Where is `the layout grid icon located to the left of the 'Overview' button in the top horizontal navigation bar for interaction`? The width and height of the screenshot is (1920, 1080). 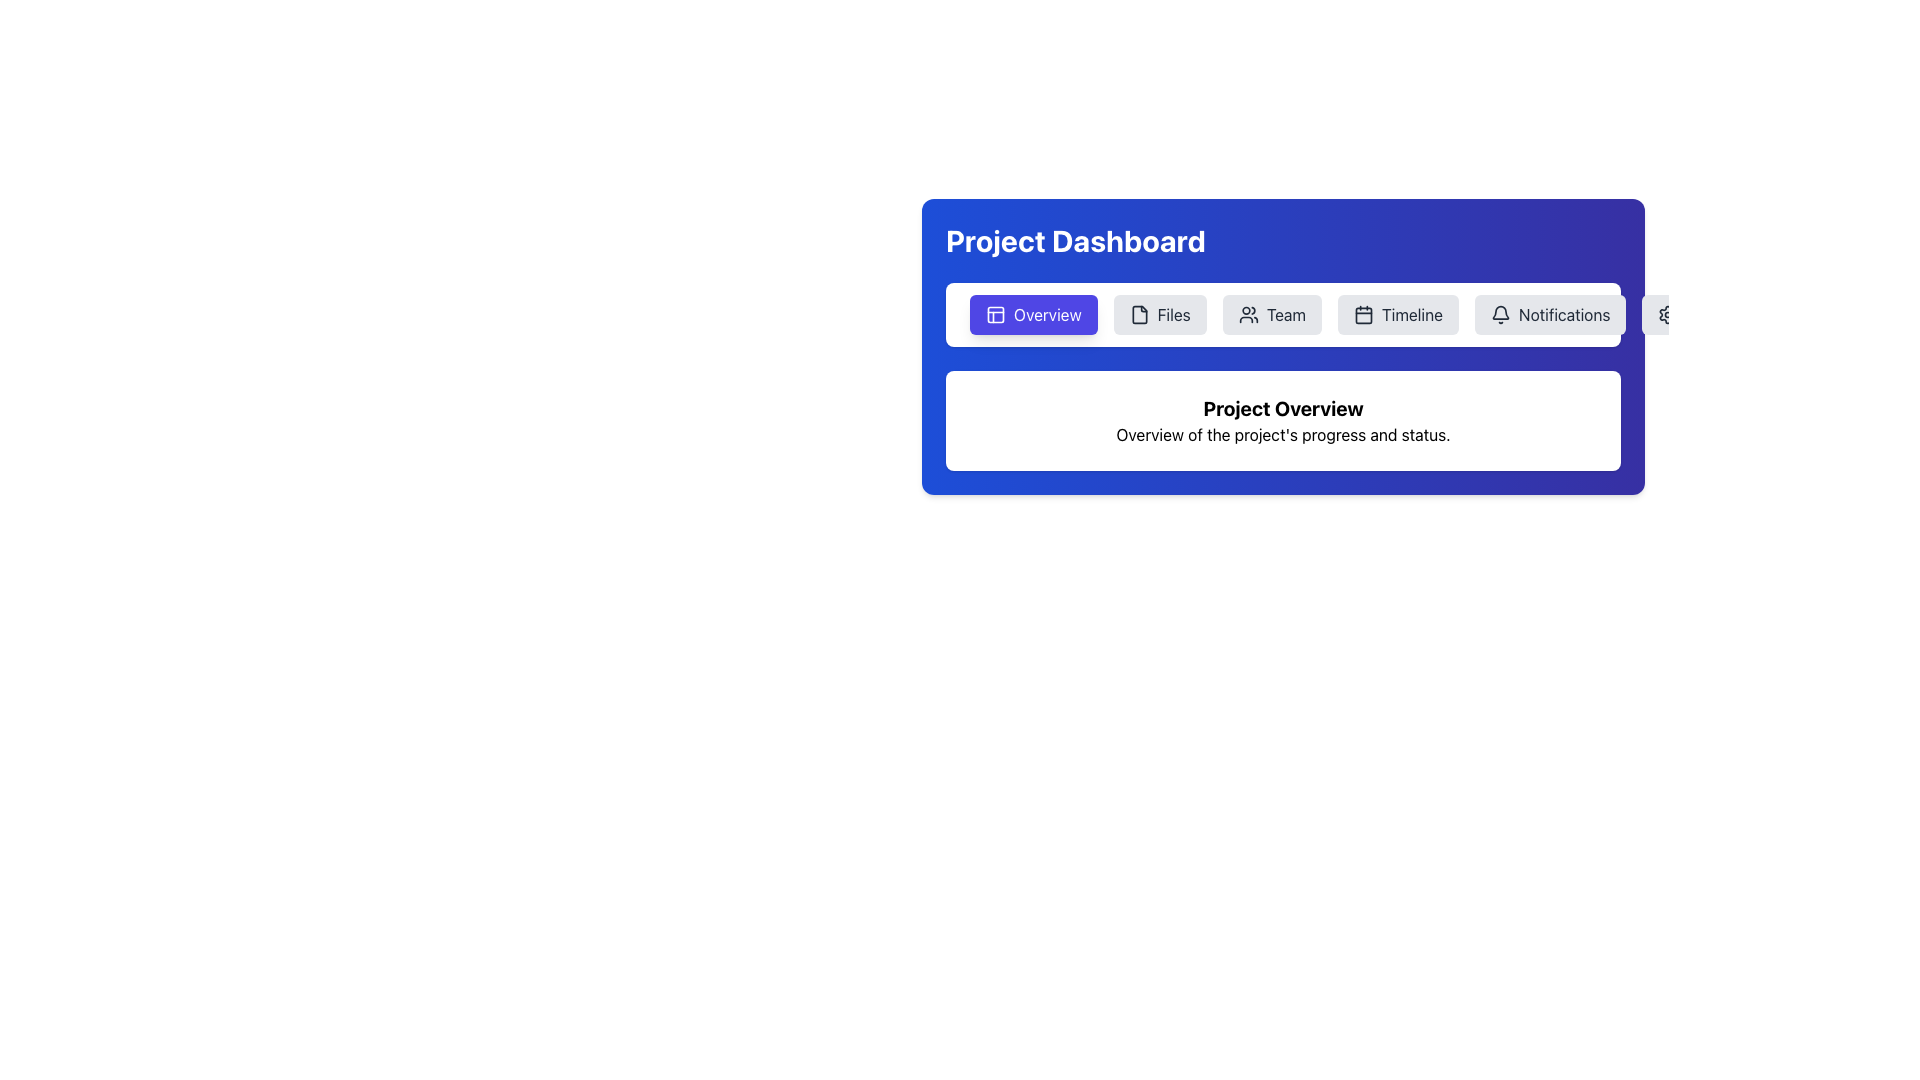
the layout grid icon located to the left of the 'Overview' button in the top horizontal navigation bar for interaction is located at coordinates (996, 315).